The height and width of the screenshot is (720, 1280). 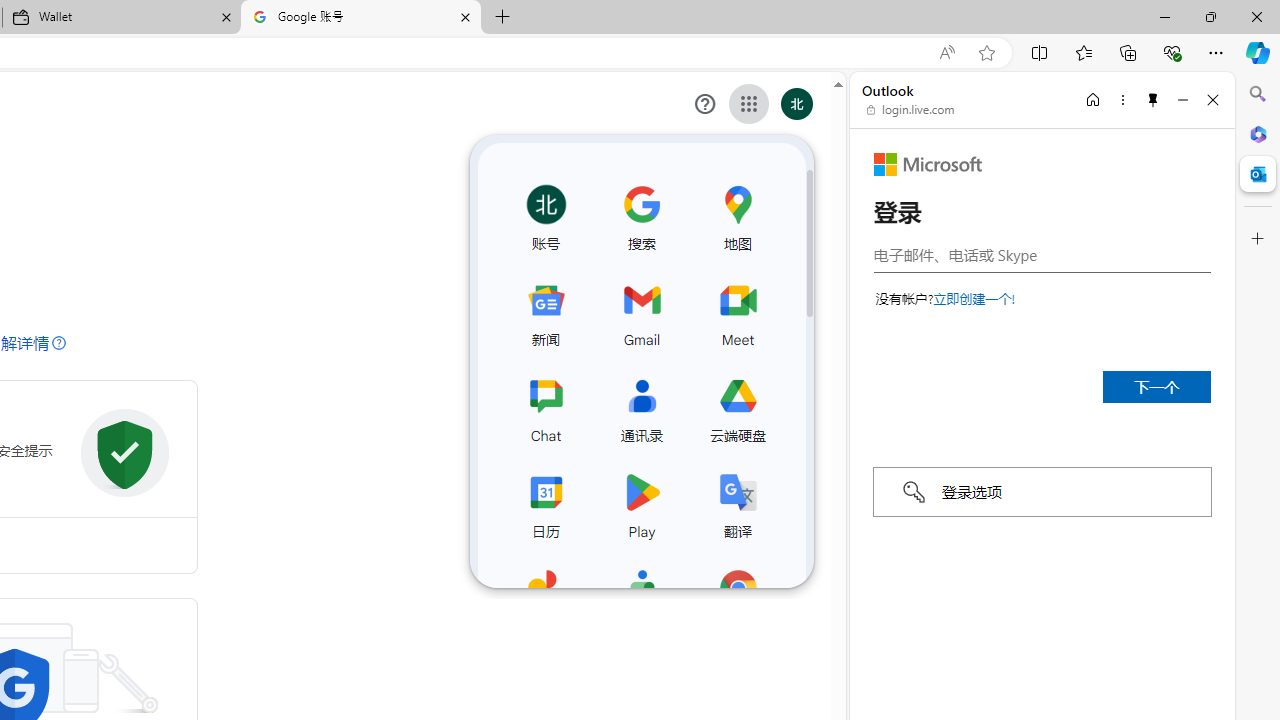 I want to click on 'Class: gb_E', so click(x=748, y=104).